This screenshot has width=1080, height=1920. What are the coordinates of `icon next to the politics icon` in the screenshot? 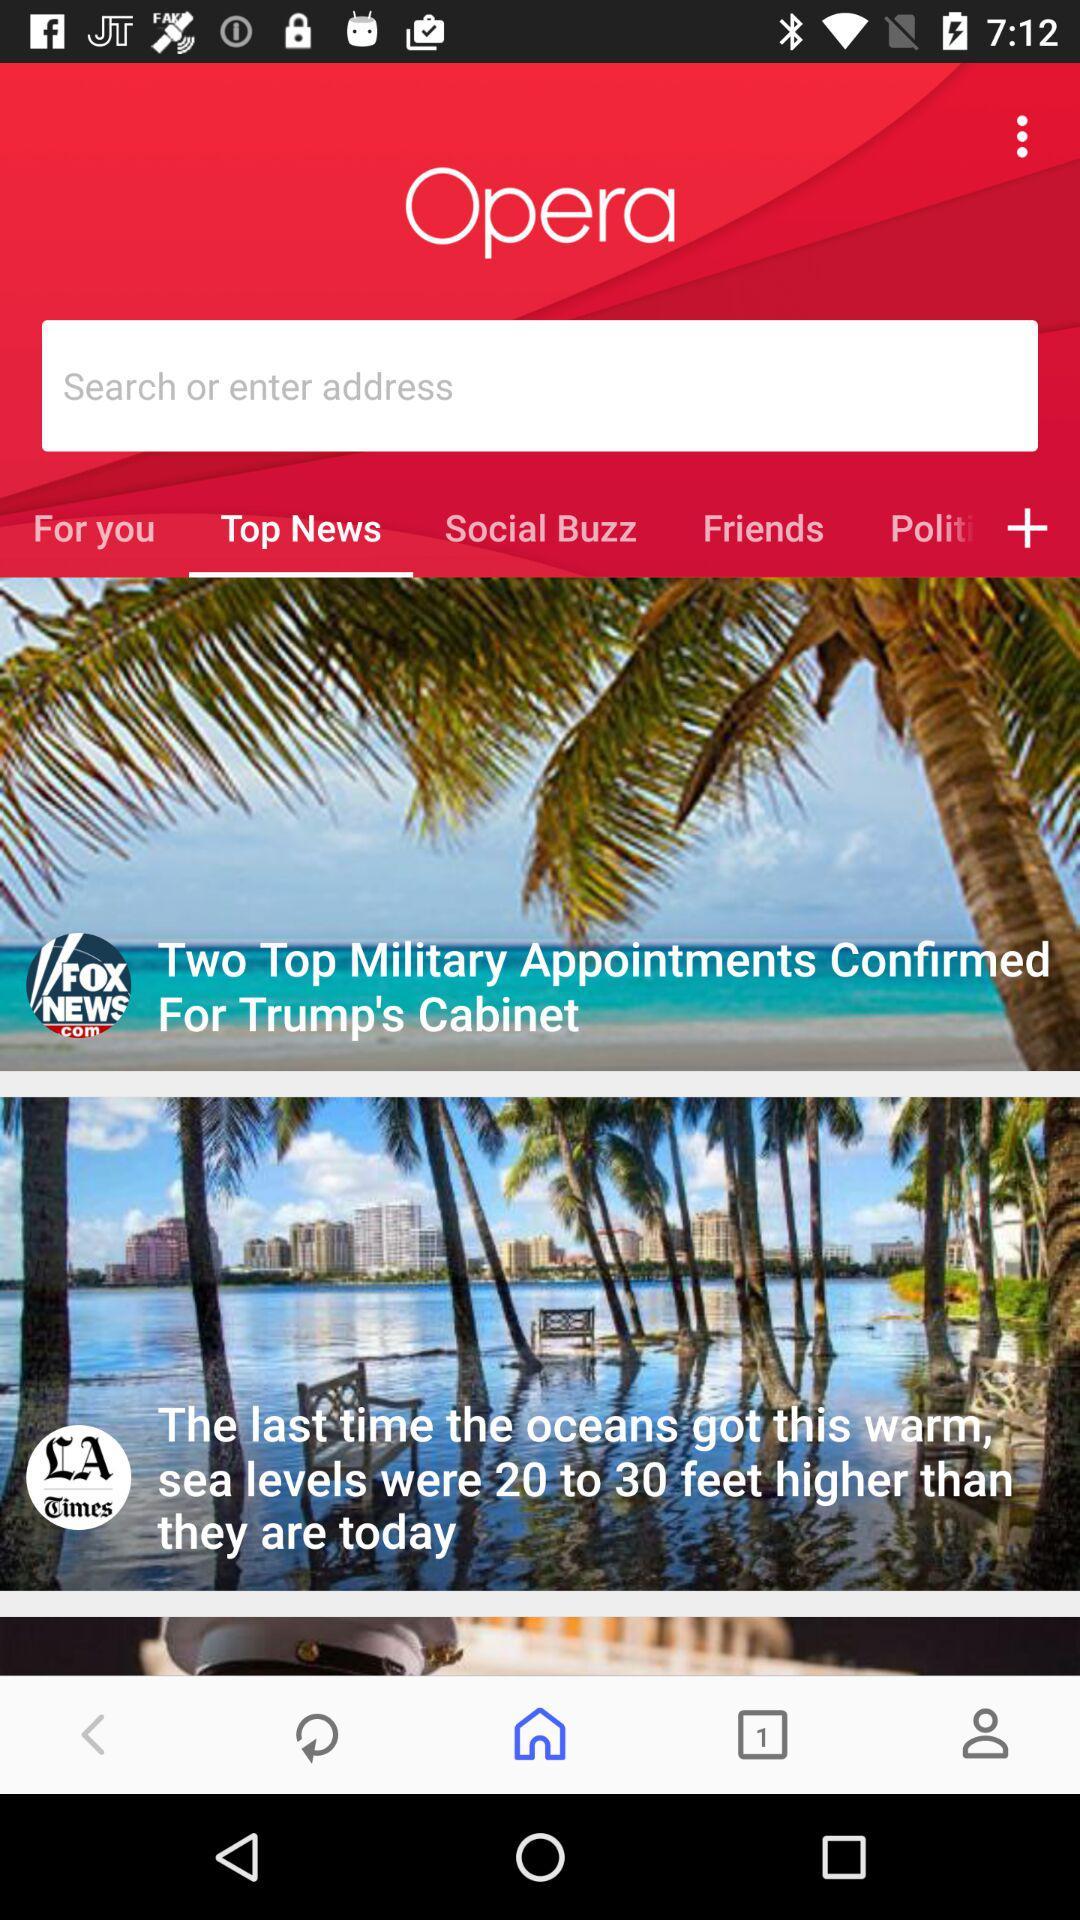 It's located at (1027, 527).